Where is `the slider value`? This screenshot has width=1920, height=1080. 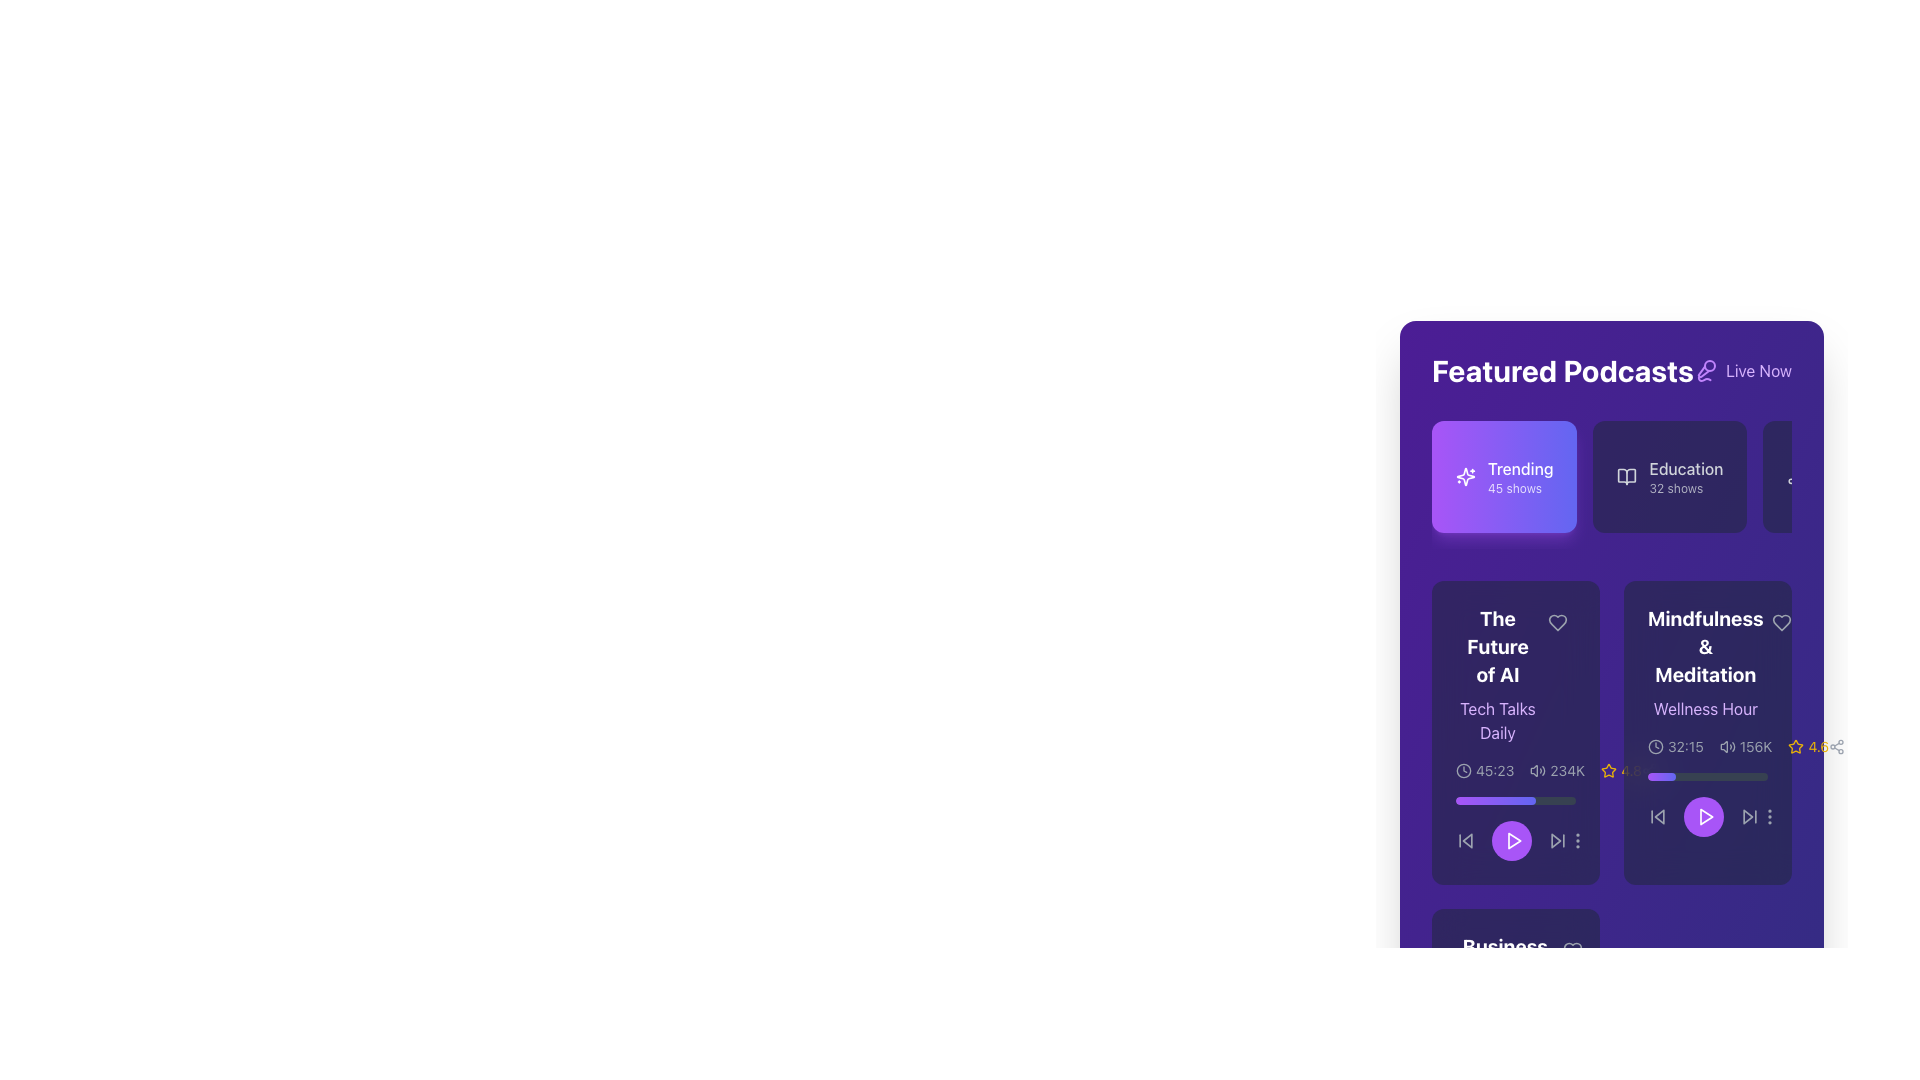
the slider value is located at coordinates (1488, 800).